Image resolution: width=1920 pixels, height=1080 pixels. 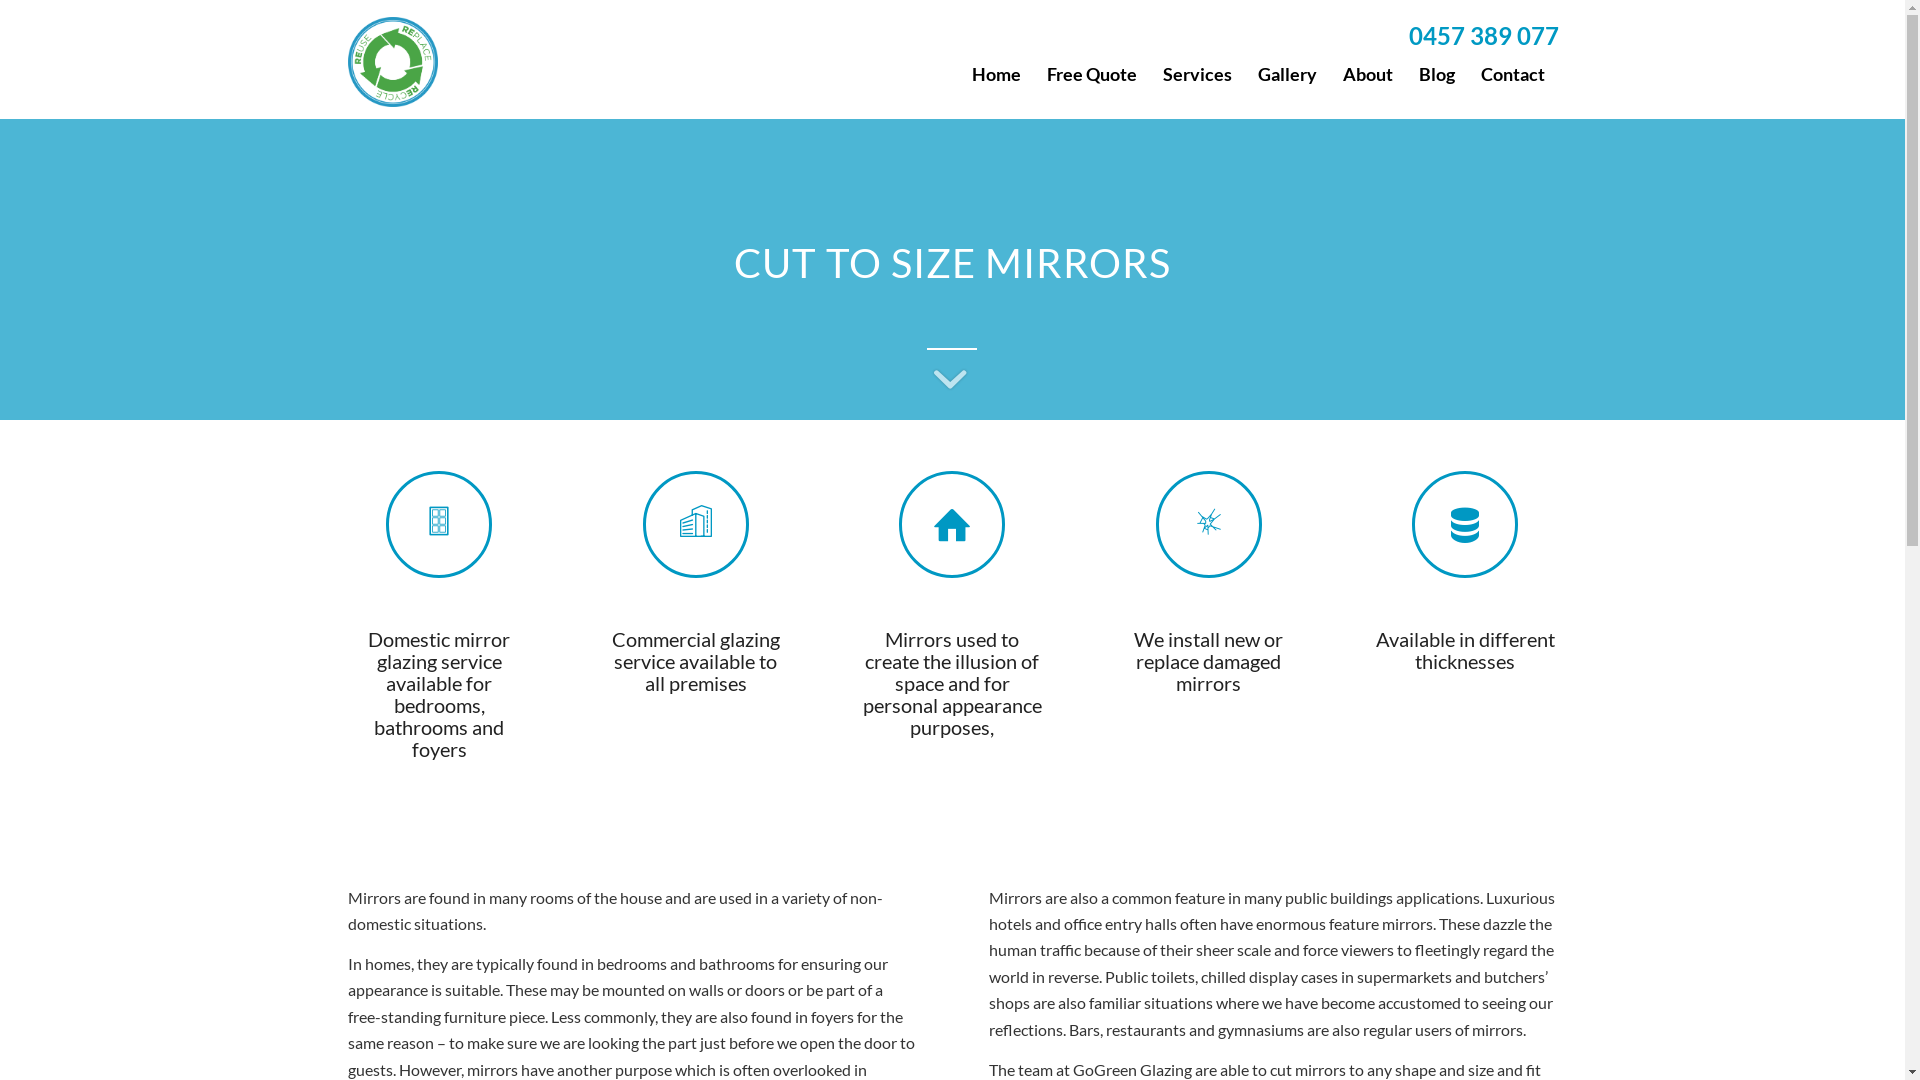 What do you see at coordinates (1435, 72) in the screenshot?
I see `'Blog'` at bounding box center [1435, 72].